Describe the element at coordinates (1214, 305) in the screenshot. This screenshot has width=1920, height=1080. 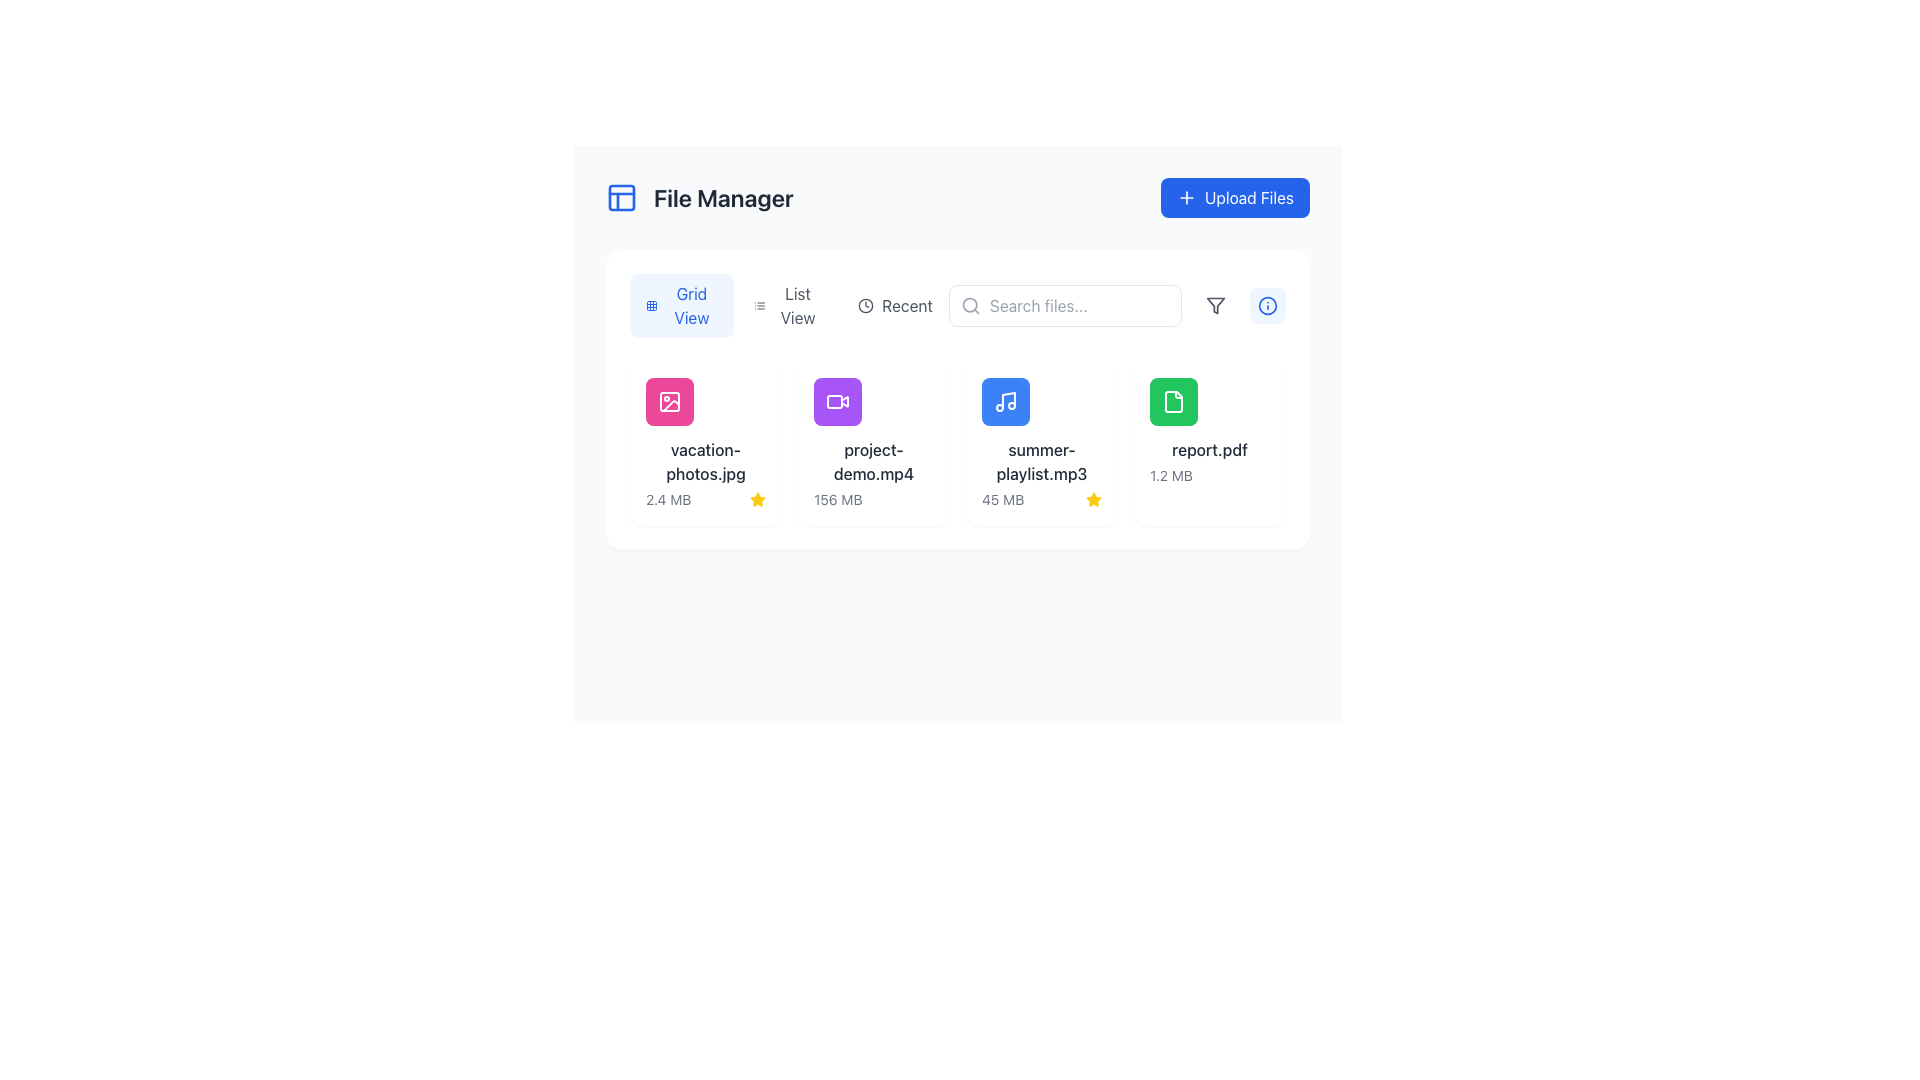
I see `the filtering icon located to the right of the search bar in the upper region of the interface` at that location.